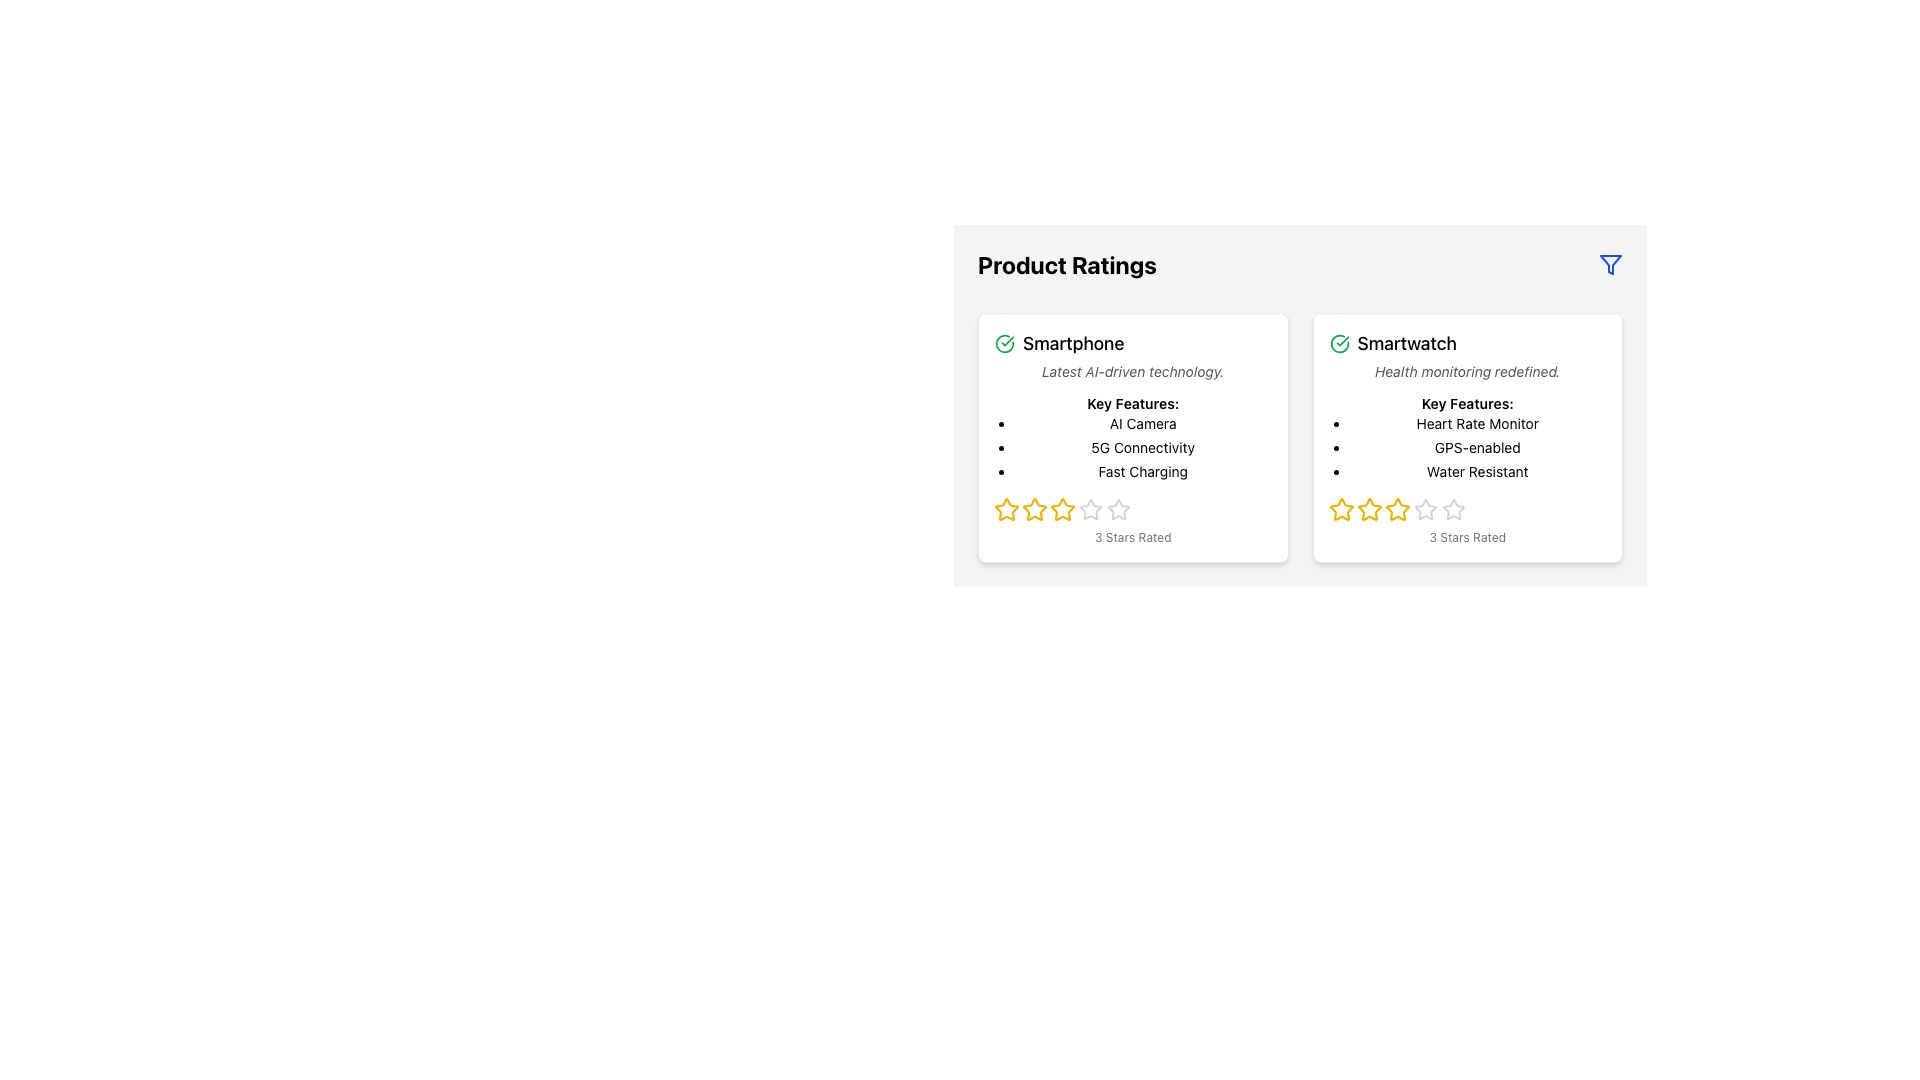  Describe the element at coordinates (1341, 508) in the screenshot. I see `the first Rating Star Icon in the Smartwatch section` at that location.